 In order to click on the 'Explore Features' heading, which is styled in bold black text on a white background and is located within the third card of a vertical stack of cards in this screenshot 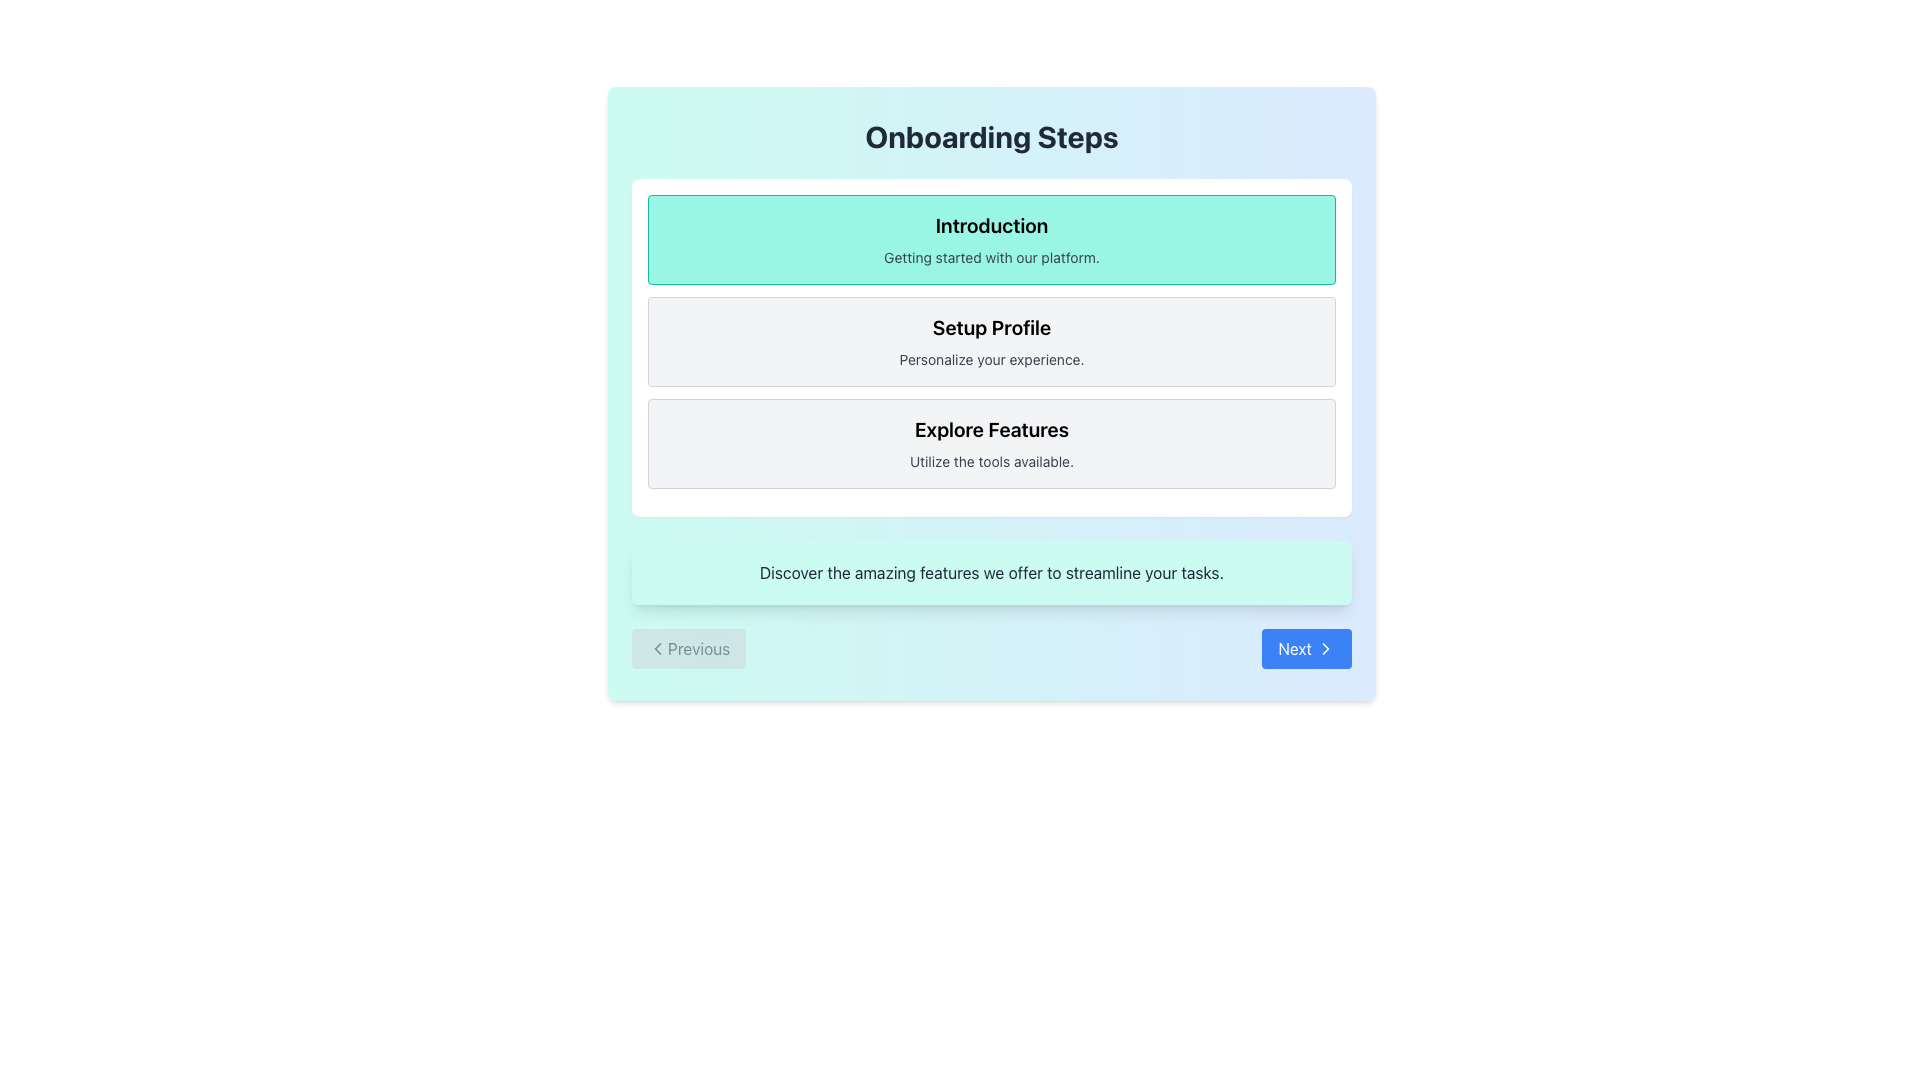, I will do `click(992, 428)`.